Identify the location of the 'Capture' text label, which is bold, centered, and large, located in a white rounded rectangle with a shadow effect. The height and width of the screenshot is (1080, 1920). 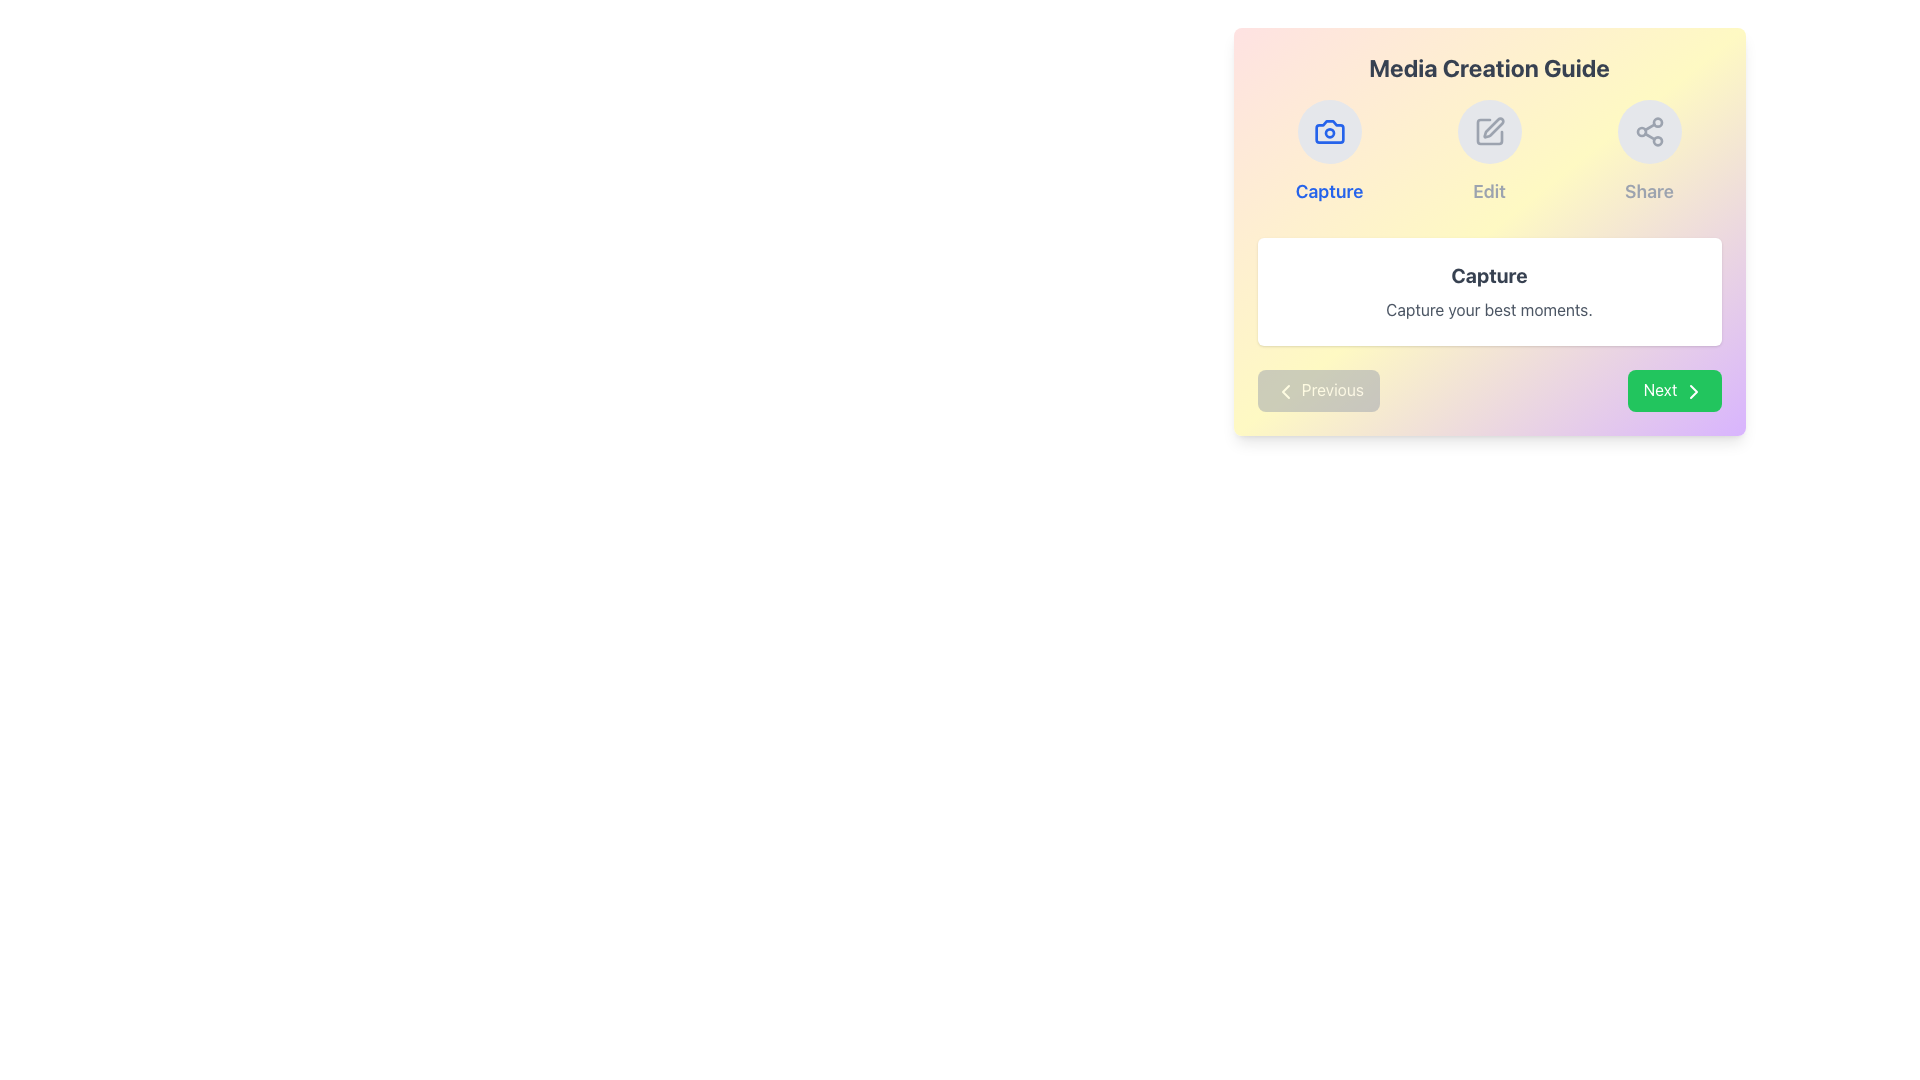
(1489, 276).